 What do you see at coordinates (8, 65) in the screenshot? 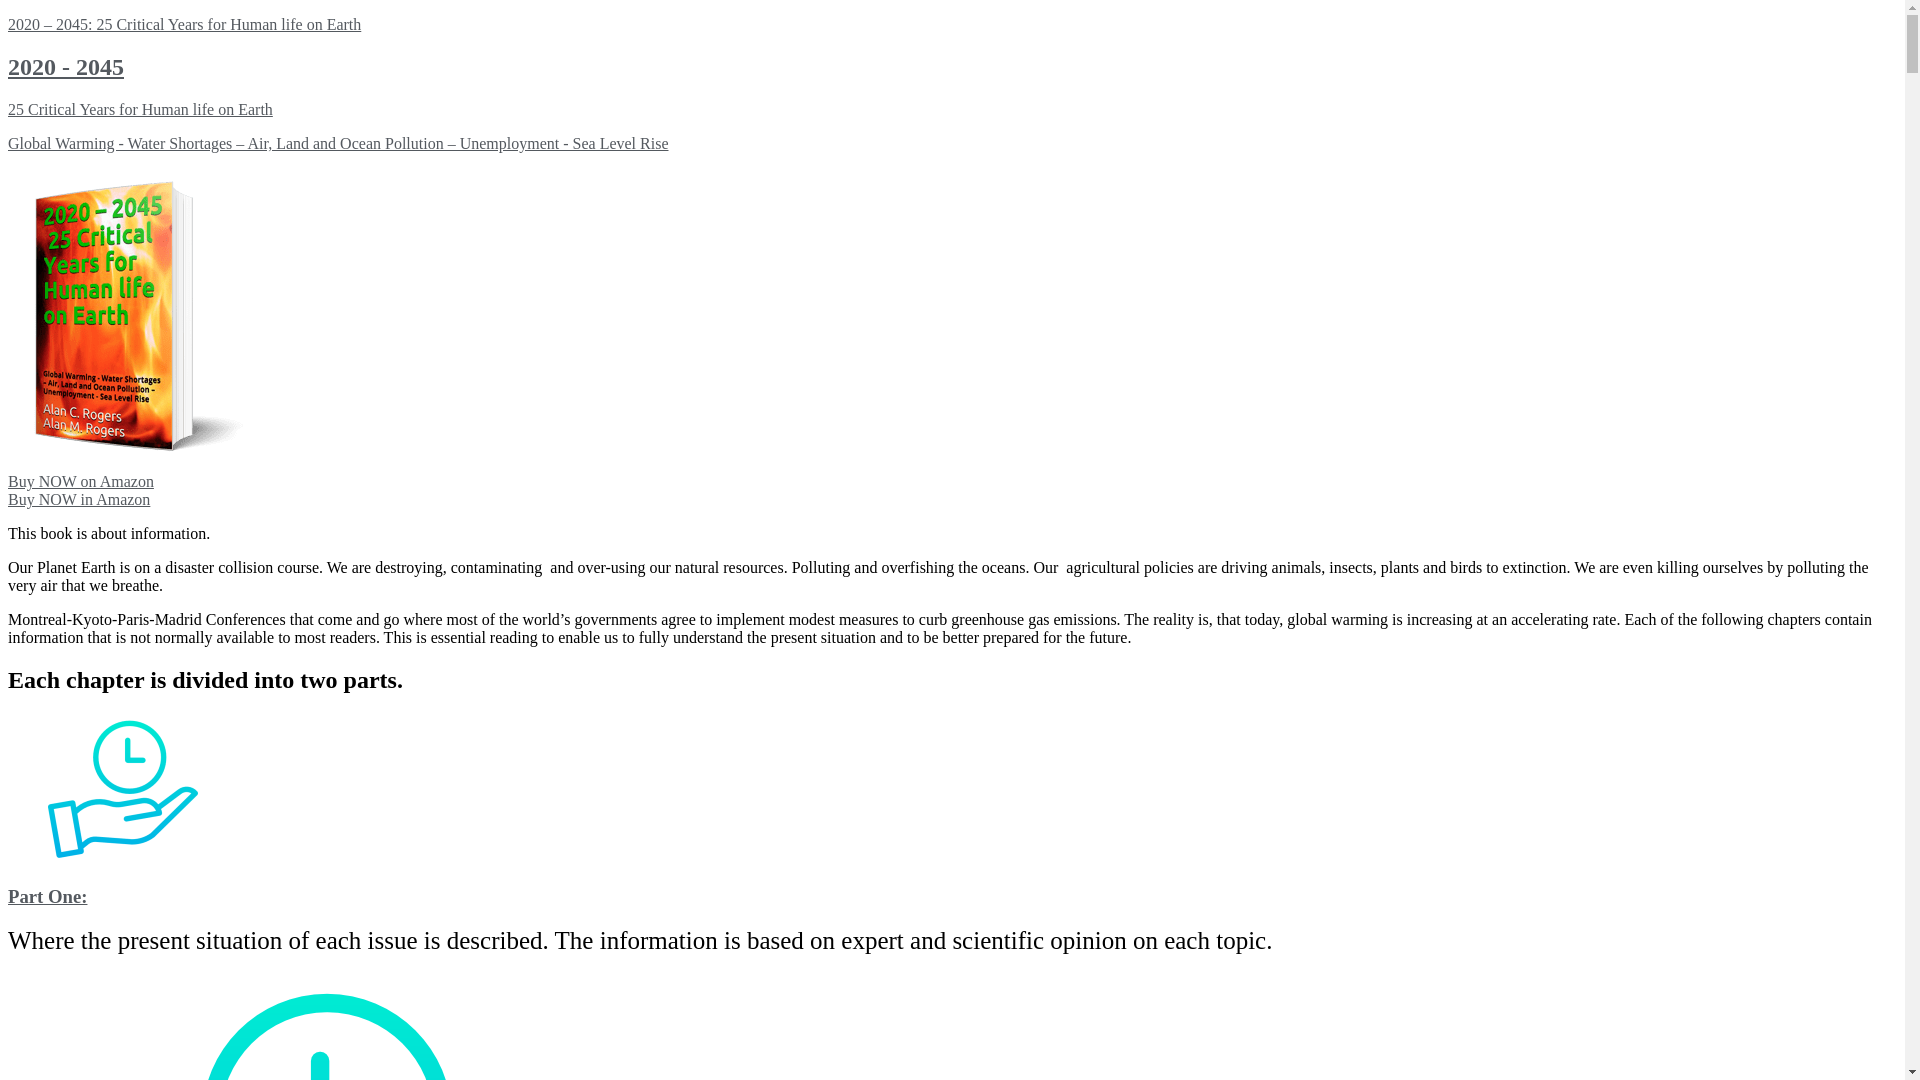
I see `'2020 - 2045'` at bounding box center [8, 65].